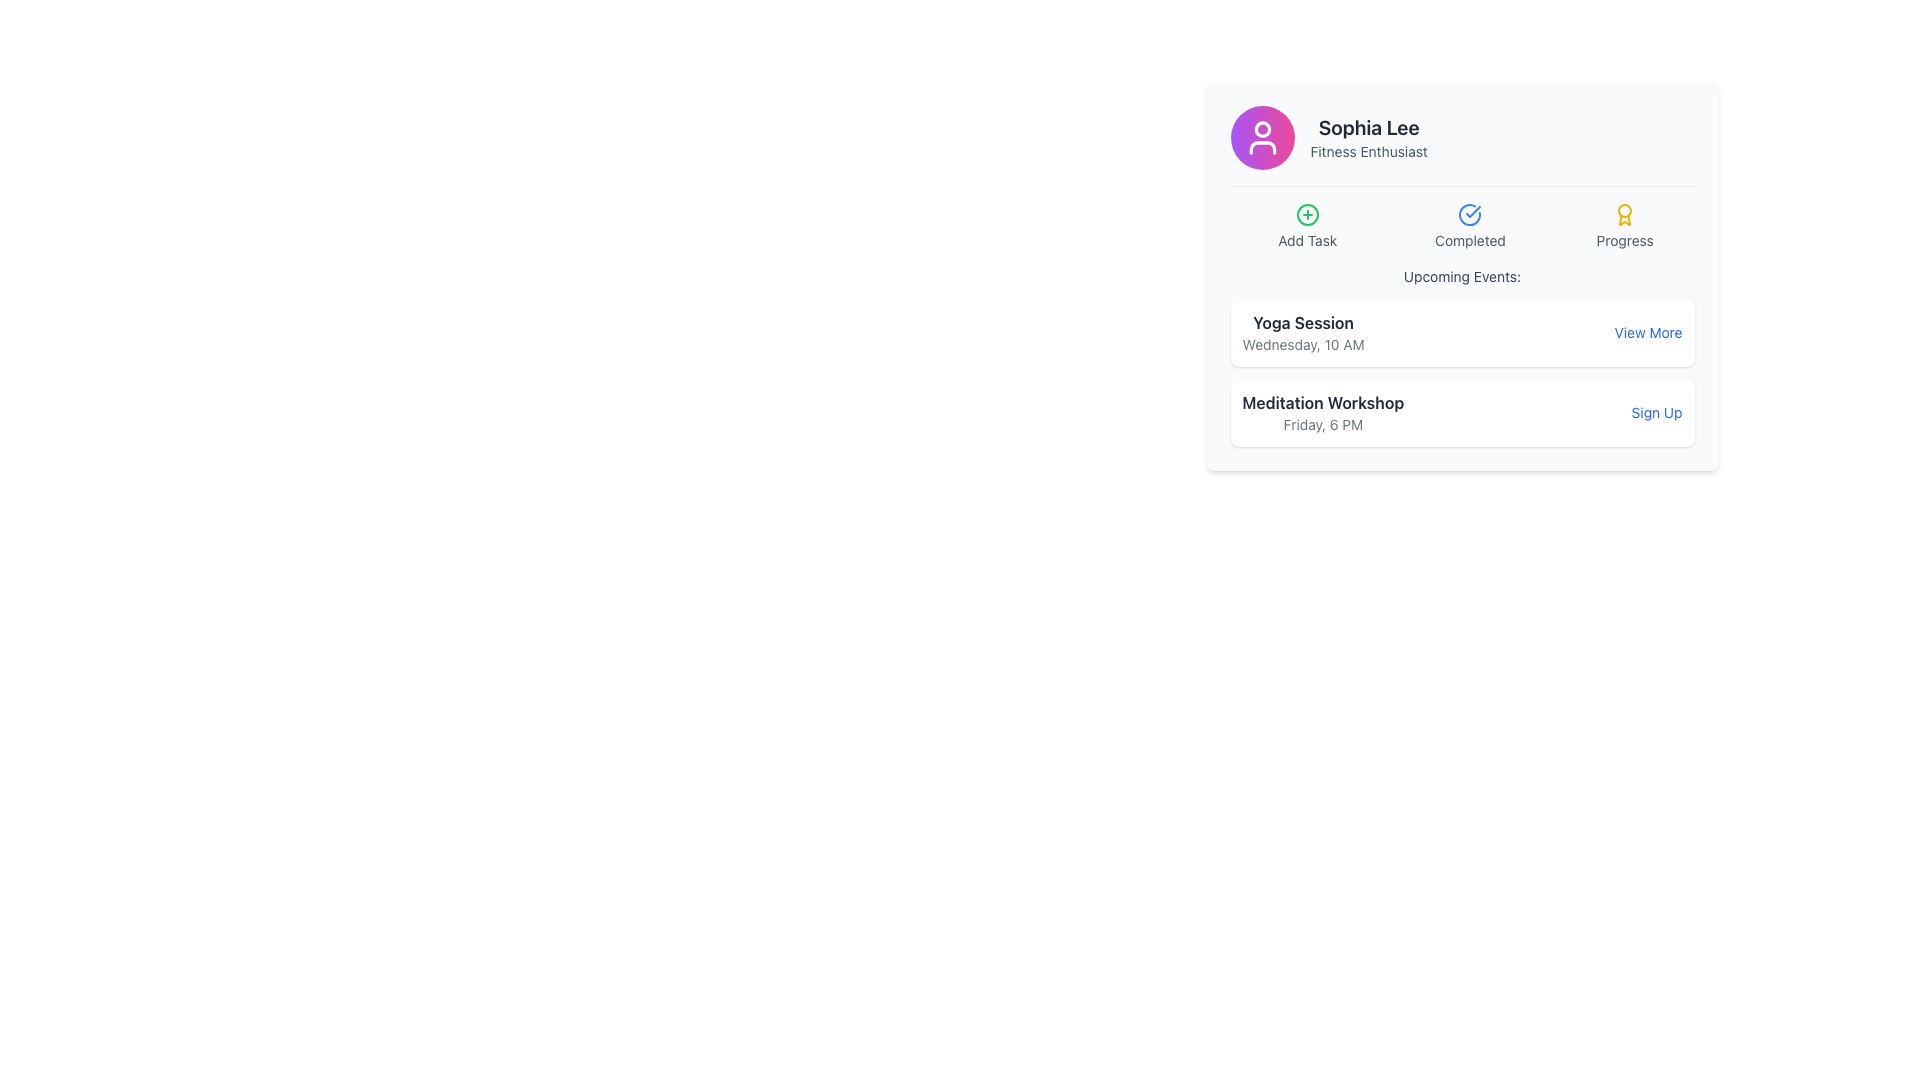 The image size is (1920, 1080). I want to click on the golden award icon styled as a medal located under the 'Progress' label, so click(1625, 215).